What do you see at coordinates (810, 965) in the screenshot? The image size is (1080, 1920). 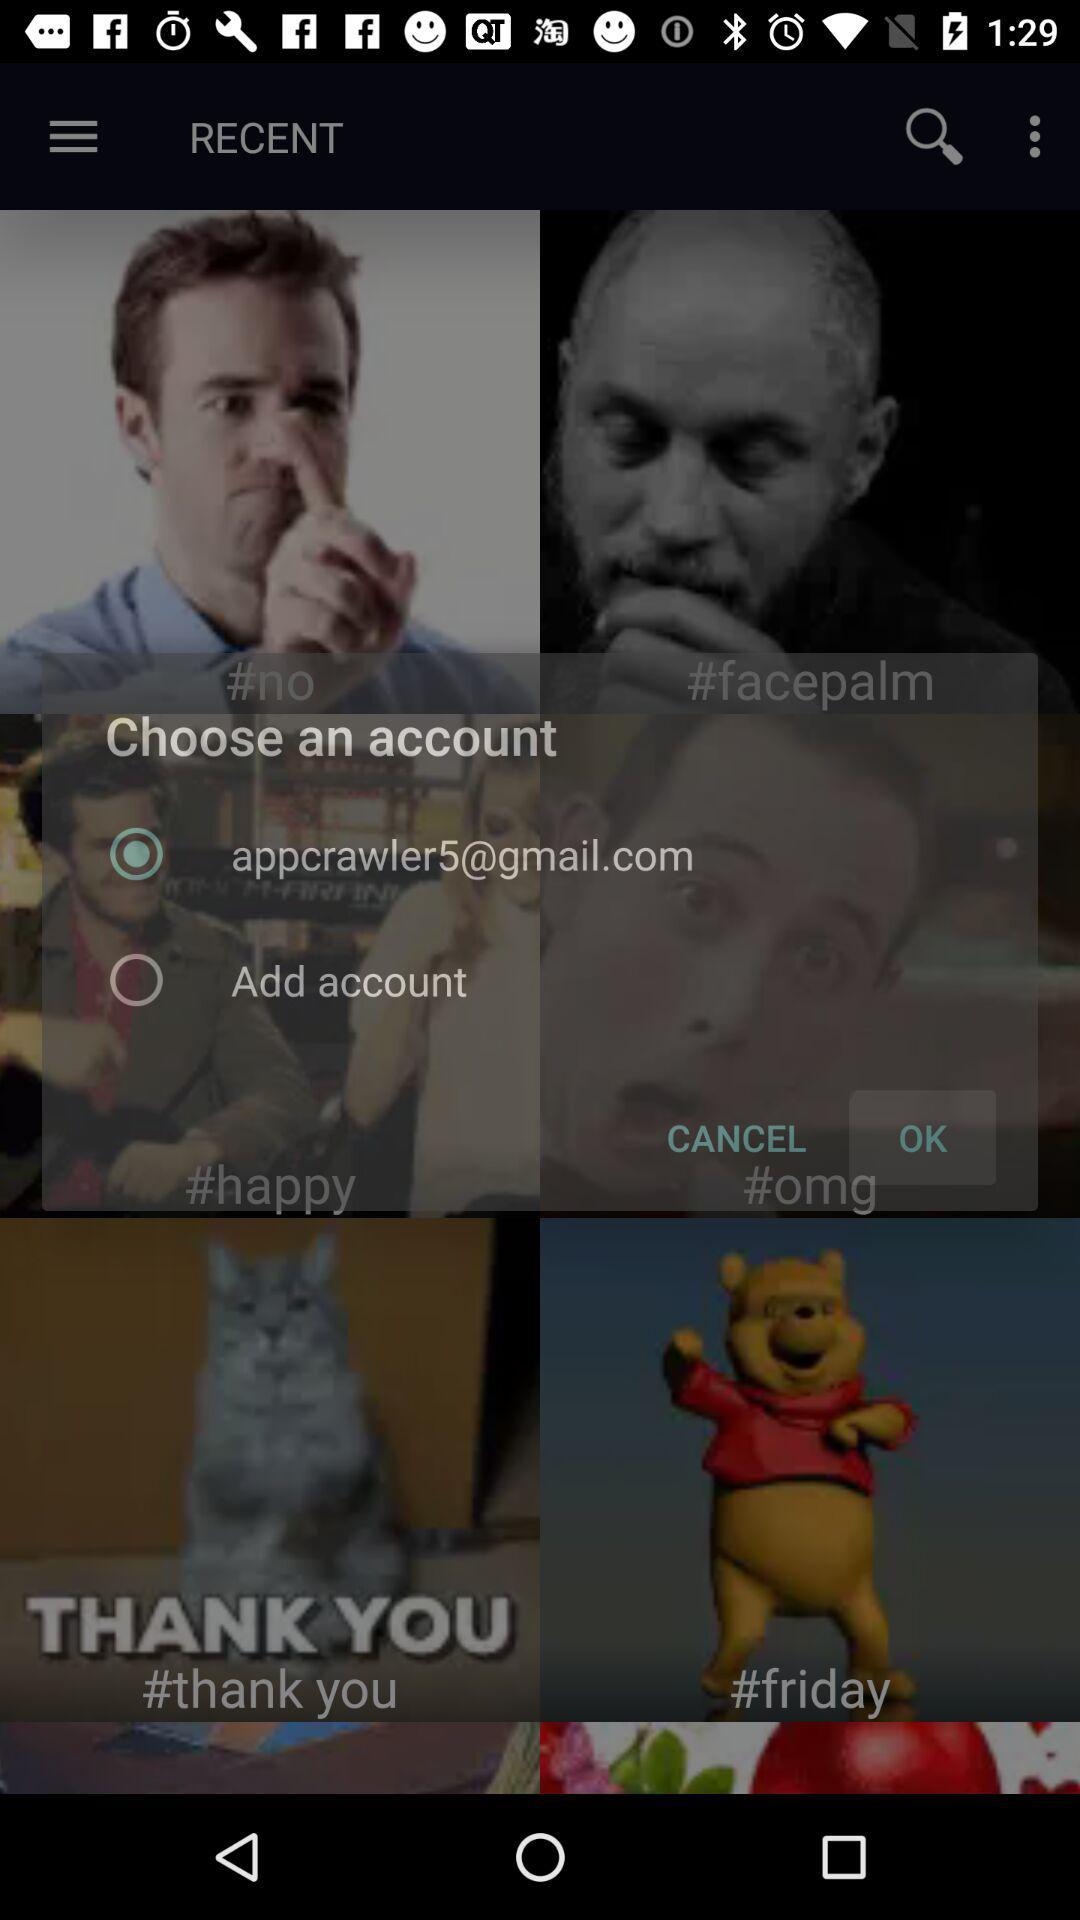 I see `ok button` at bounding box center [810, 965].